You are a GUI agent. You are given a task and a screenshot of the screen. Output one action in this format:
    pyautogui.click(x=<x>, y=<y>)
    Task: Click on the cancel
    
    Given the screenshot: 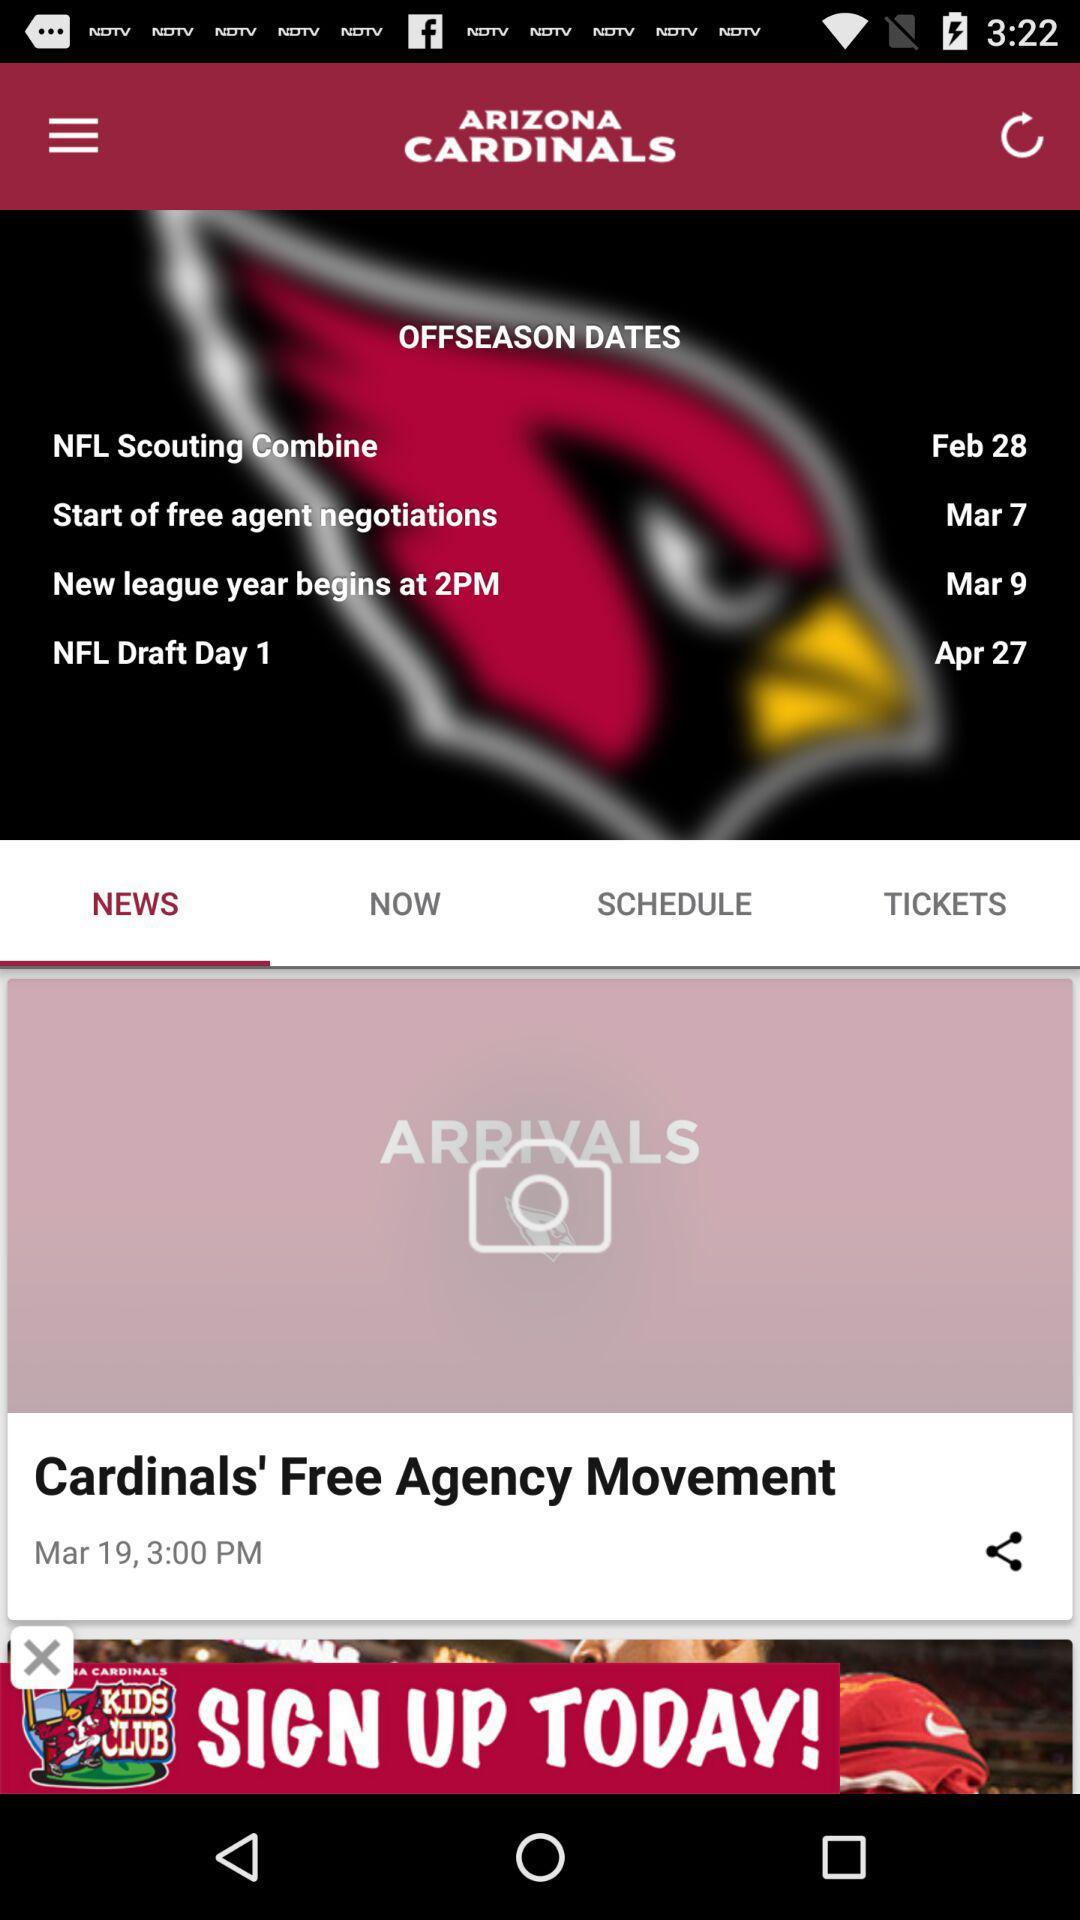 What is the action you would take?
    pyautogui.click(x=42, y=1657)
    